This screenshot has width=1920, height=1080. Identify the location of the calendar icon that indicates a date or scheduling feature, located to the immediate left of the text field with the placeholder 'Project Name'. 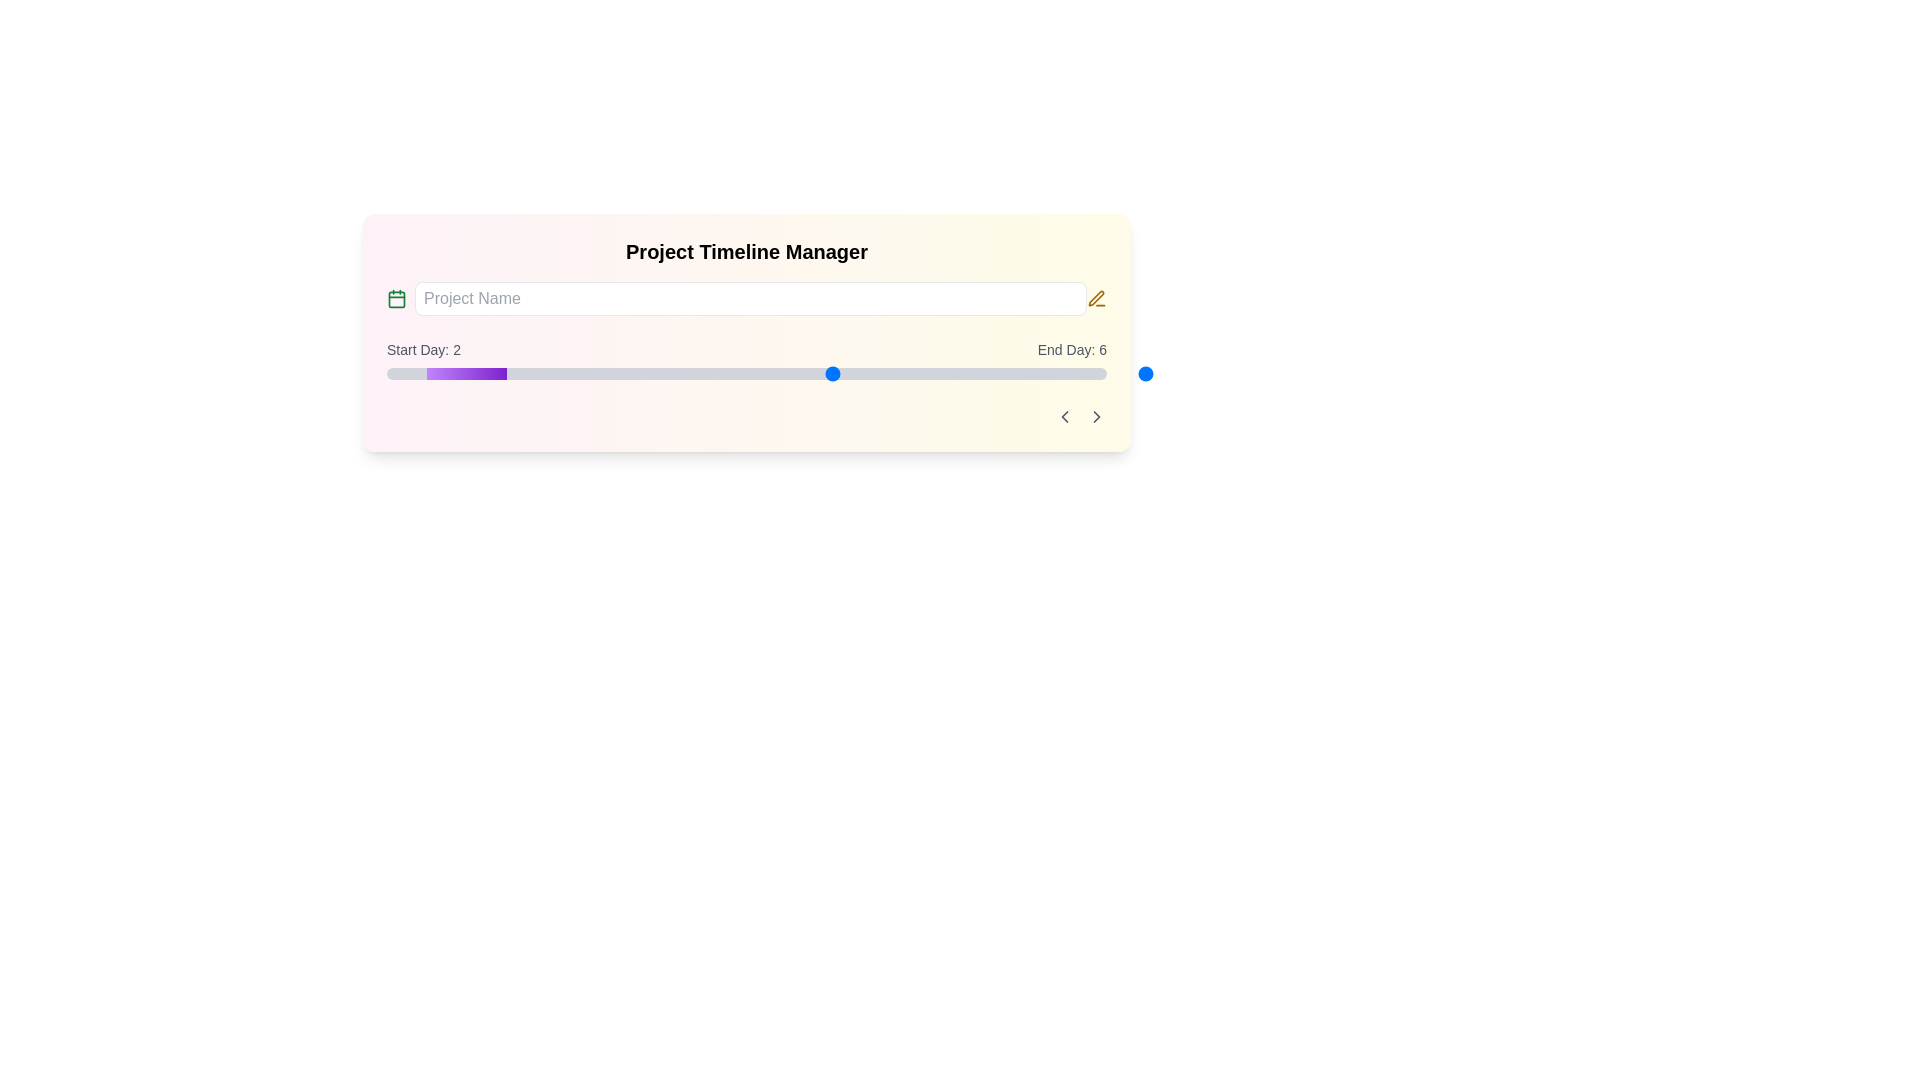
(397, 299).